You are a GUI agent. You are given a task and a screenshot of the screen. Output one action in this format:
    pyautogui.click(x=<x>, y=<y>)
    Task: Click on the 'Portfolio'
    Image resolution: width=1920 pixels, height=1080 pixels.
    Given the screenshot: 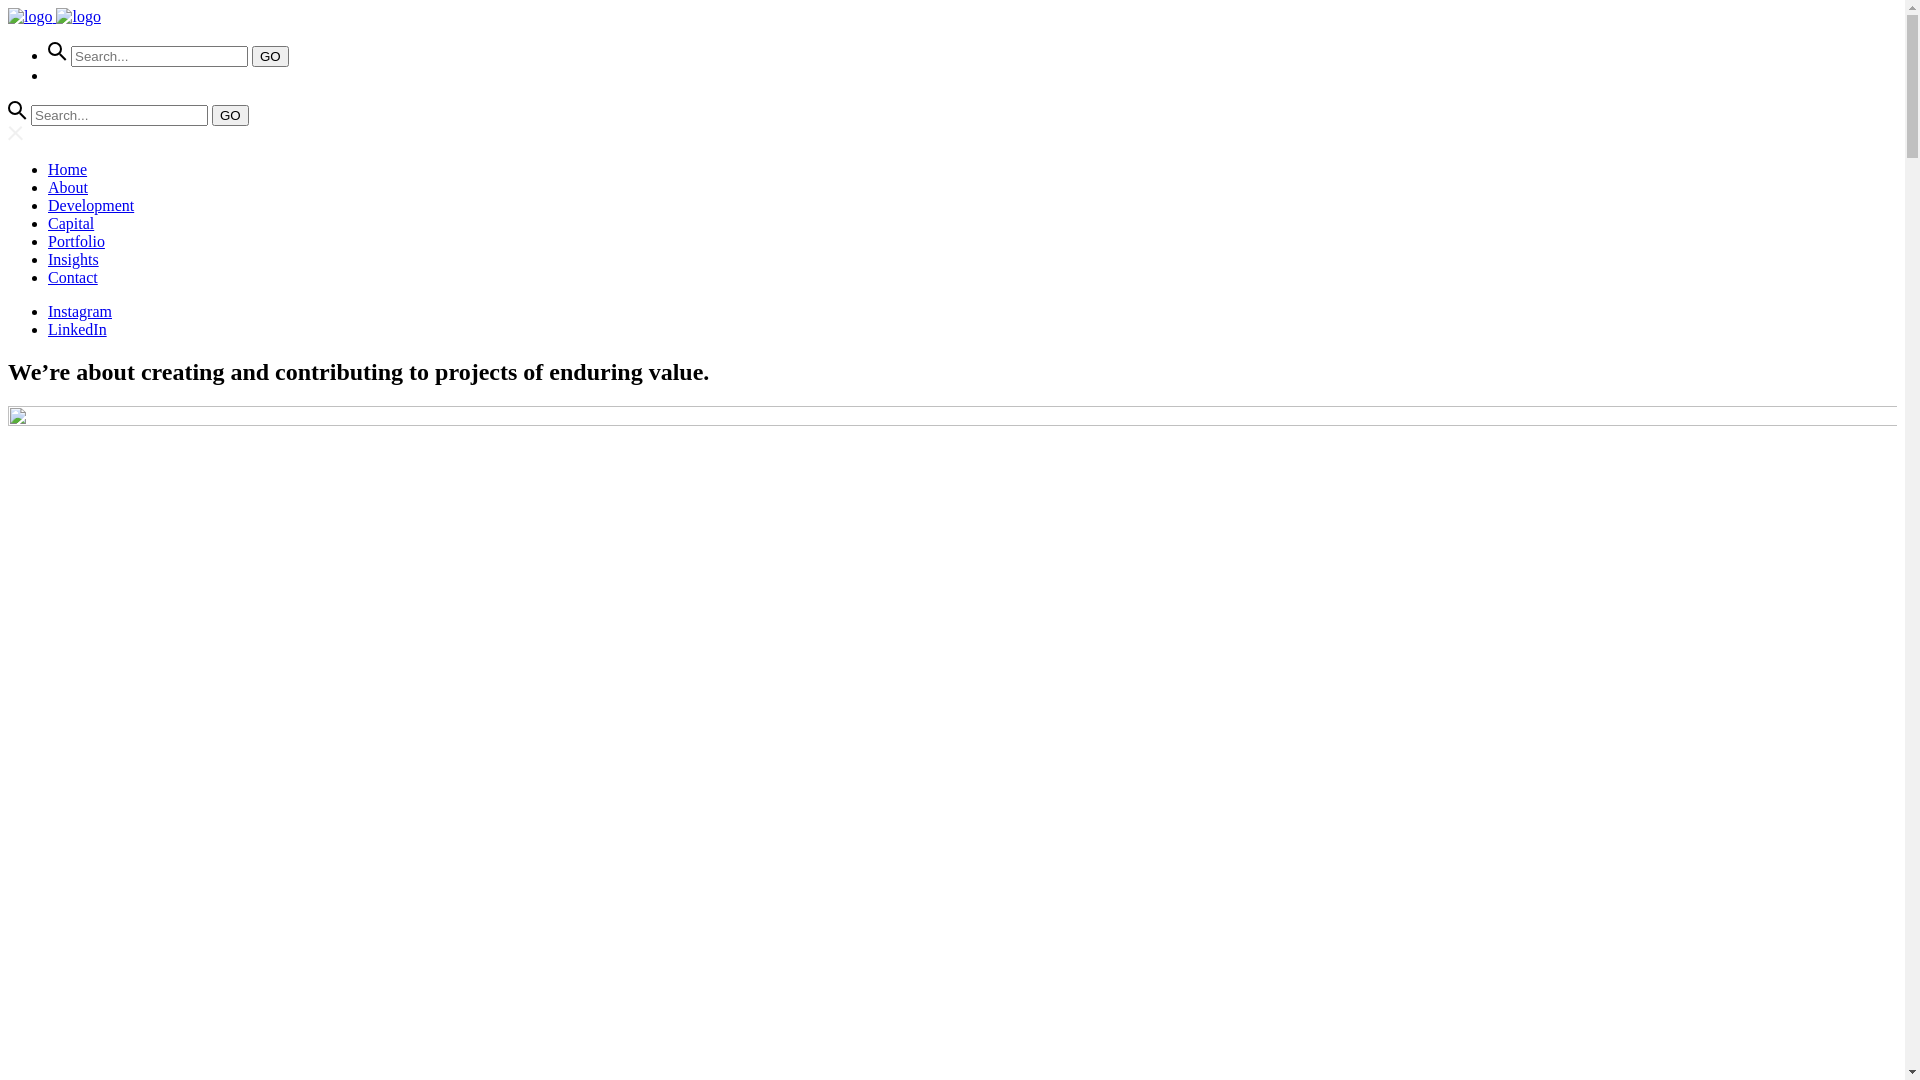 What is the action you would take?
    pyautogui.click(x=48, y=240)
    